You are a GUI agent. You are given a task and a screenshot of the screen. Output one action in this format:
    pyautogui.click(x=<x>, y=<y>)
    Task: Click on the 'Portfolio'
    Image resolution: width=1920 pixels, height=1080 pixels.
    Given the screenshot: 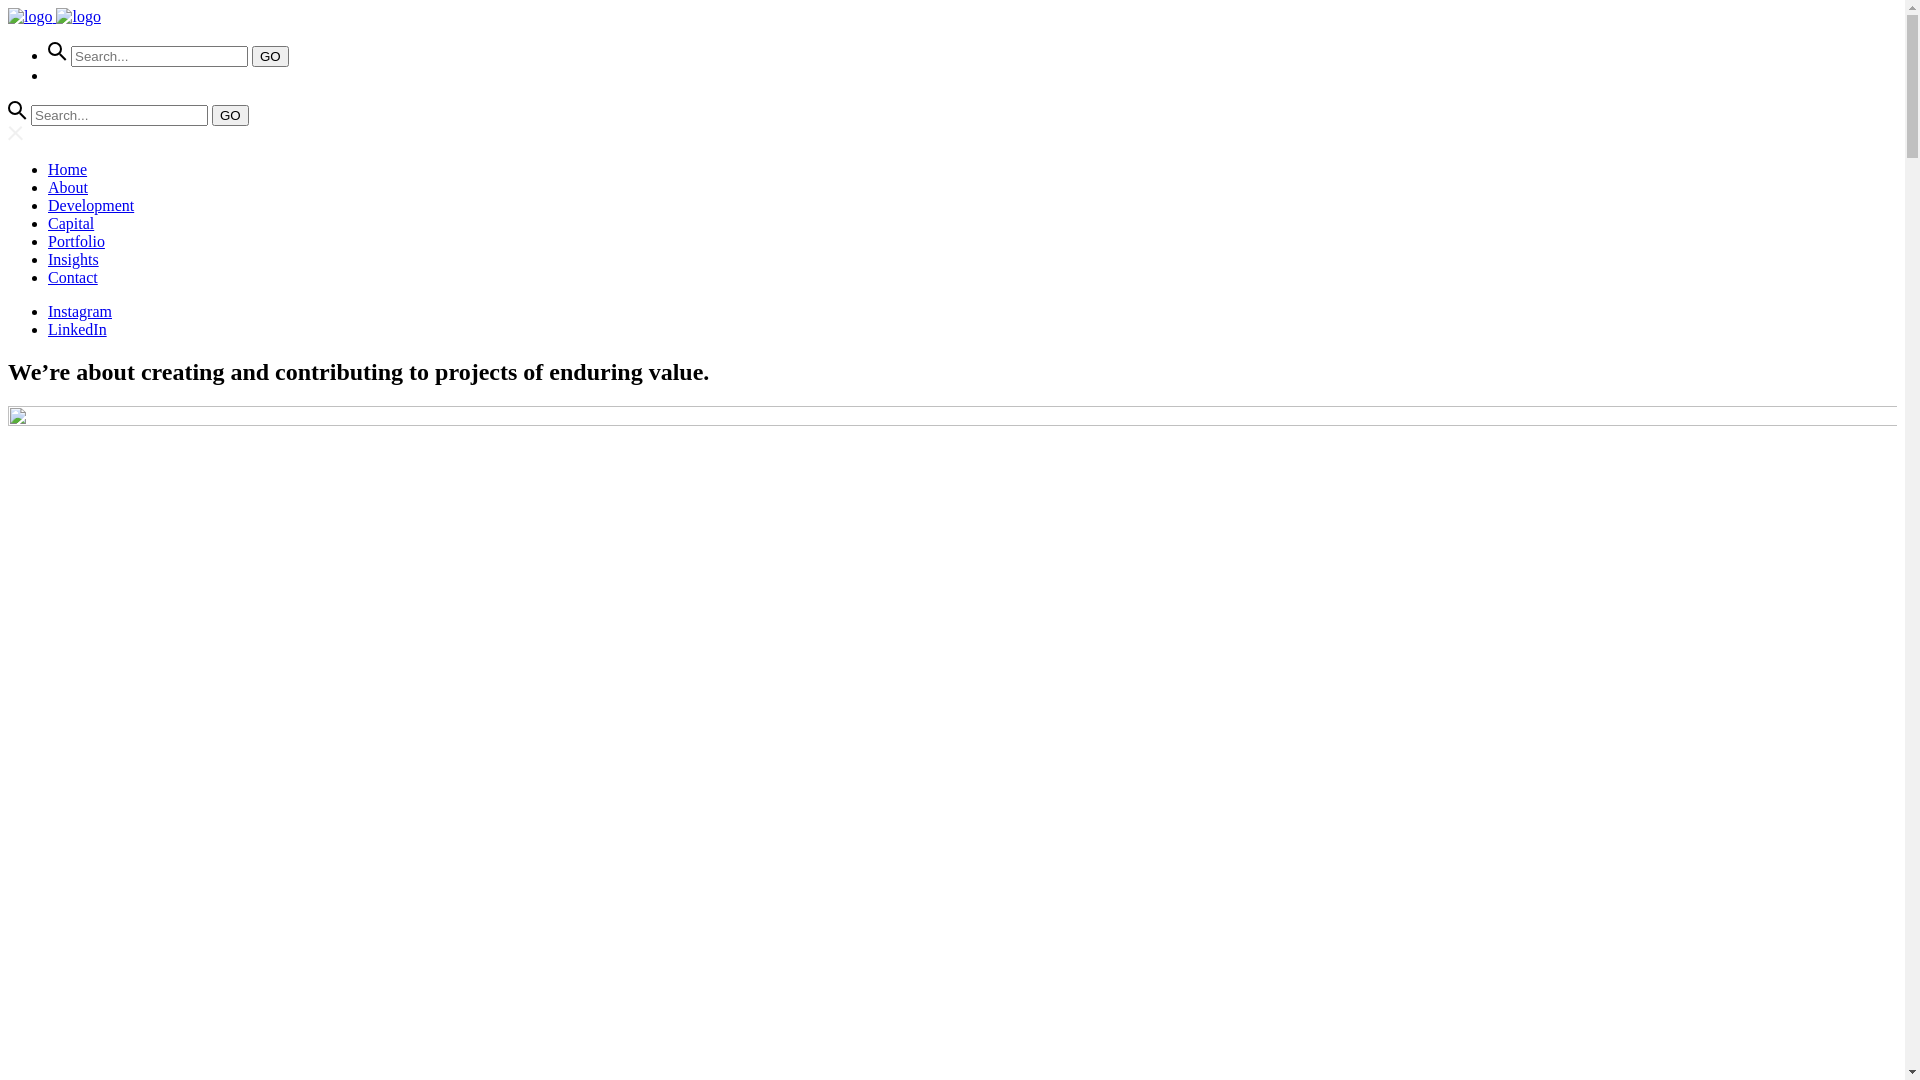 What is the action you would take?
    pyautogui.click(x=48, y=240)
    